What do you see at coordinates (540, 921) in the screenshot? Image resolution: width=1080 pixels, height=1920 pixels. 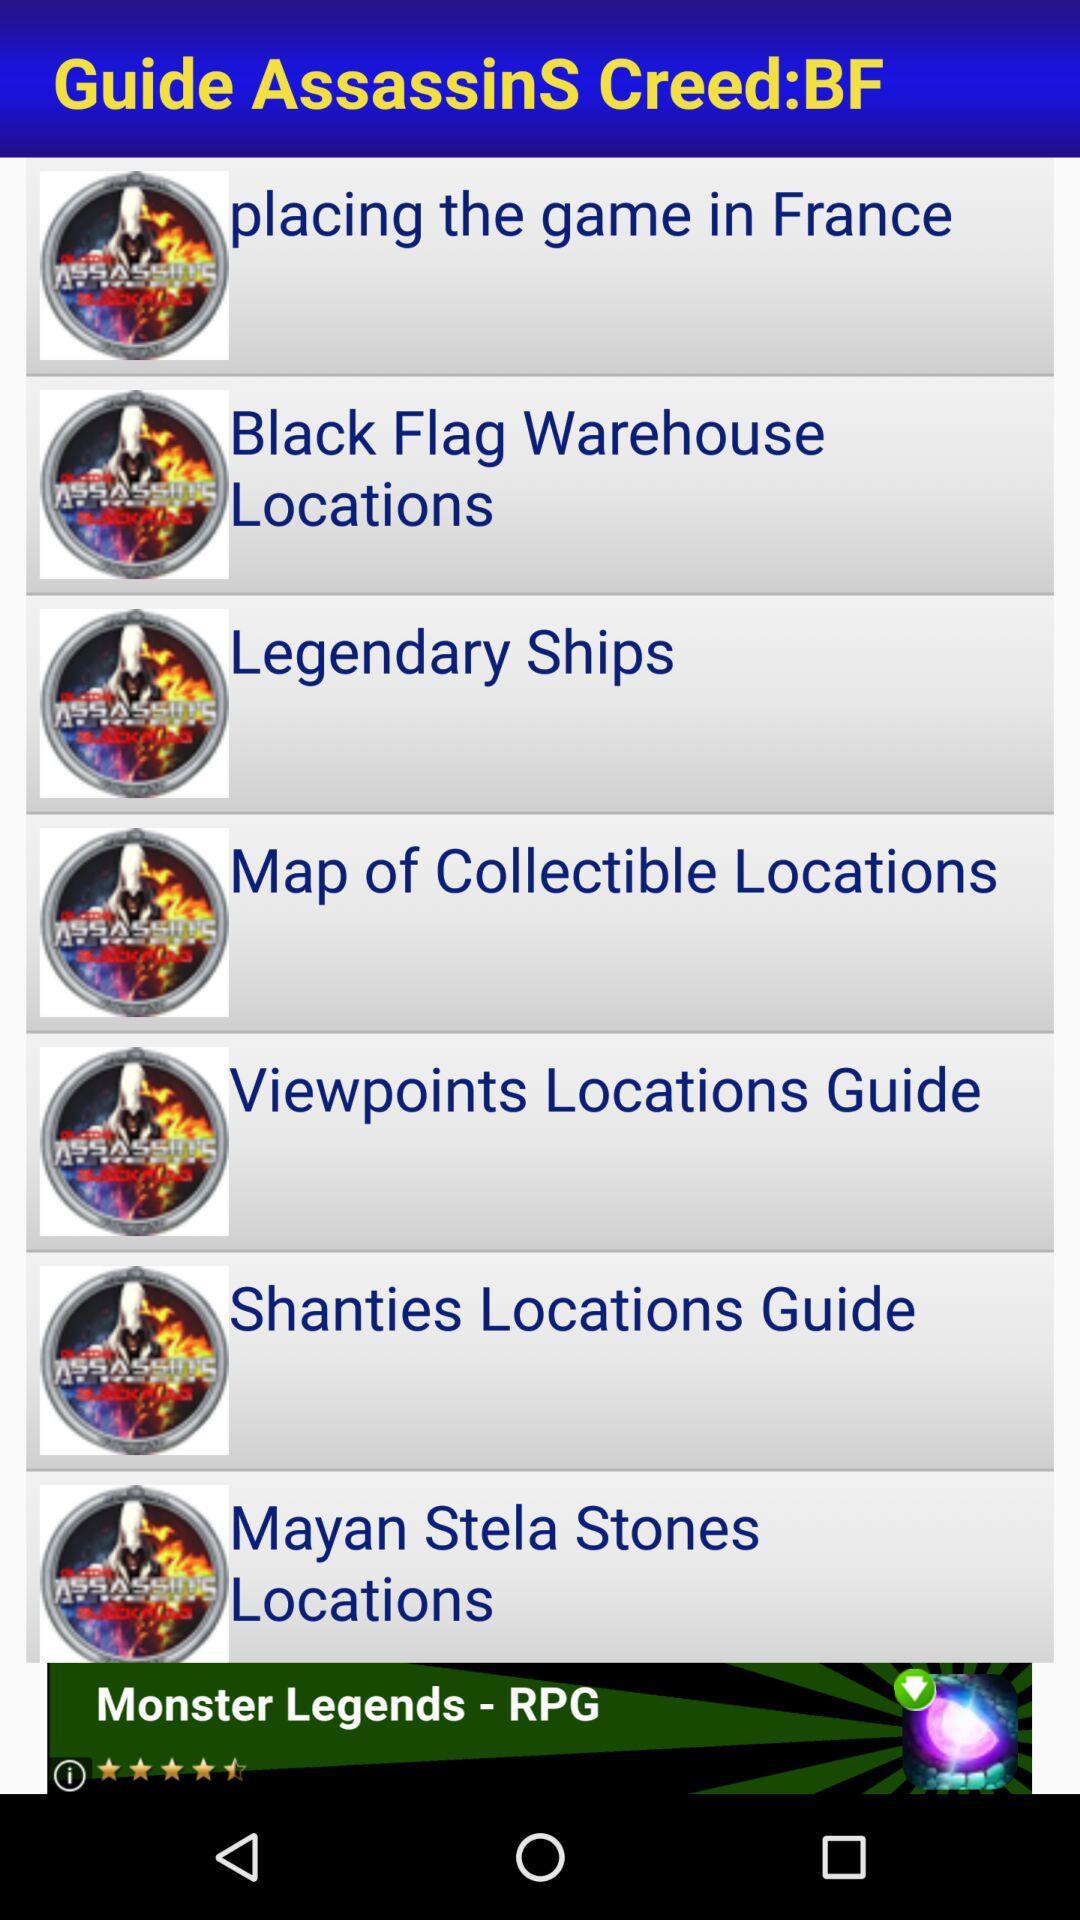 I see `icon below legendary ships icon` at bounding box center [540, 921].